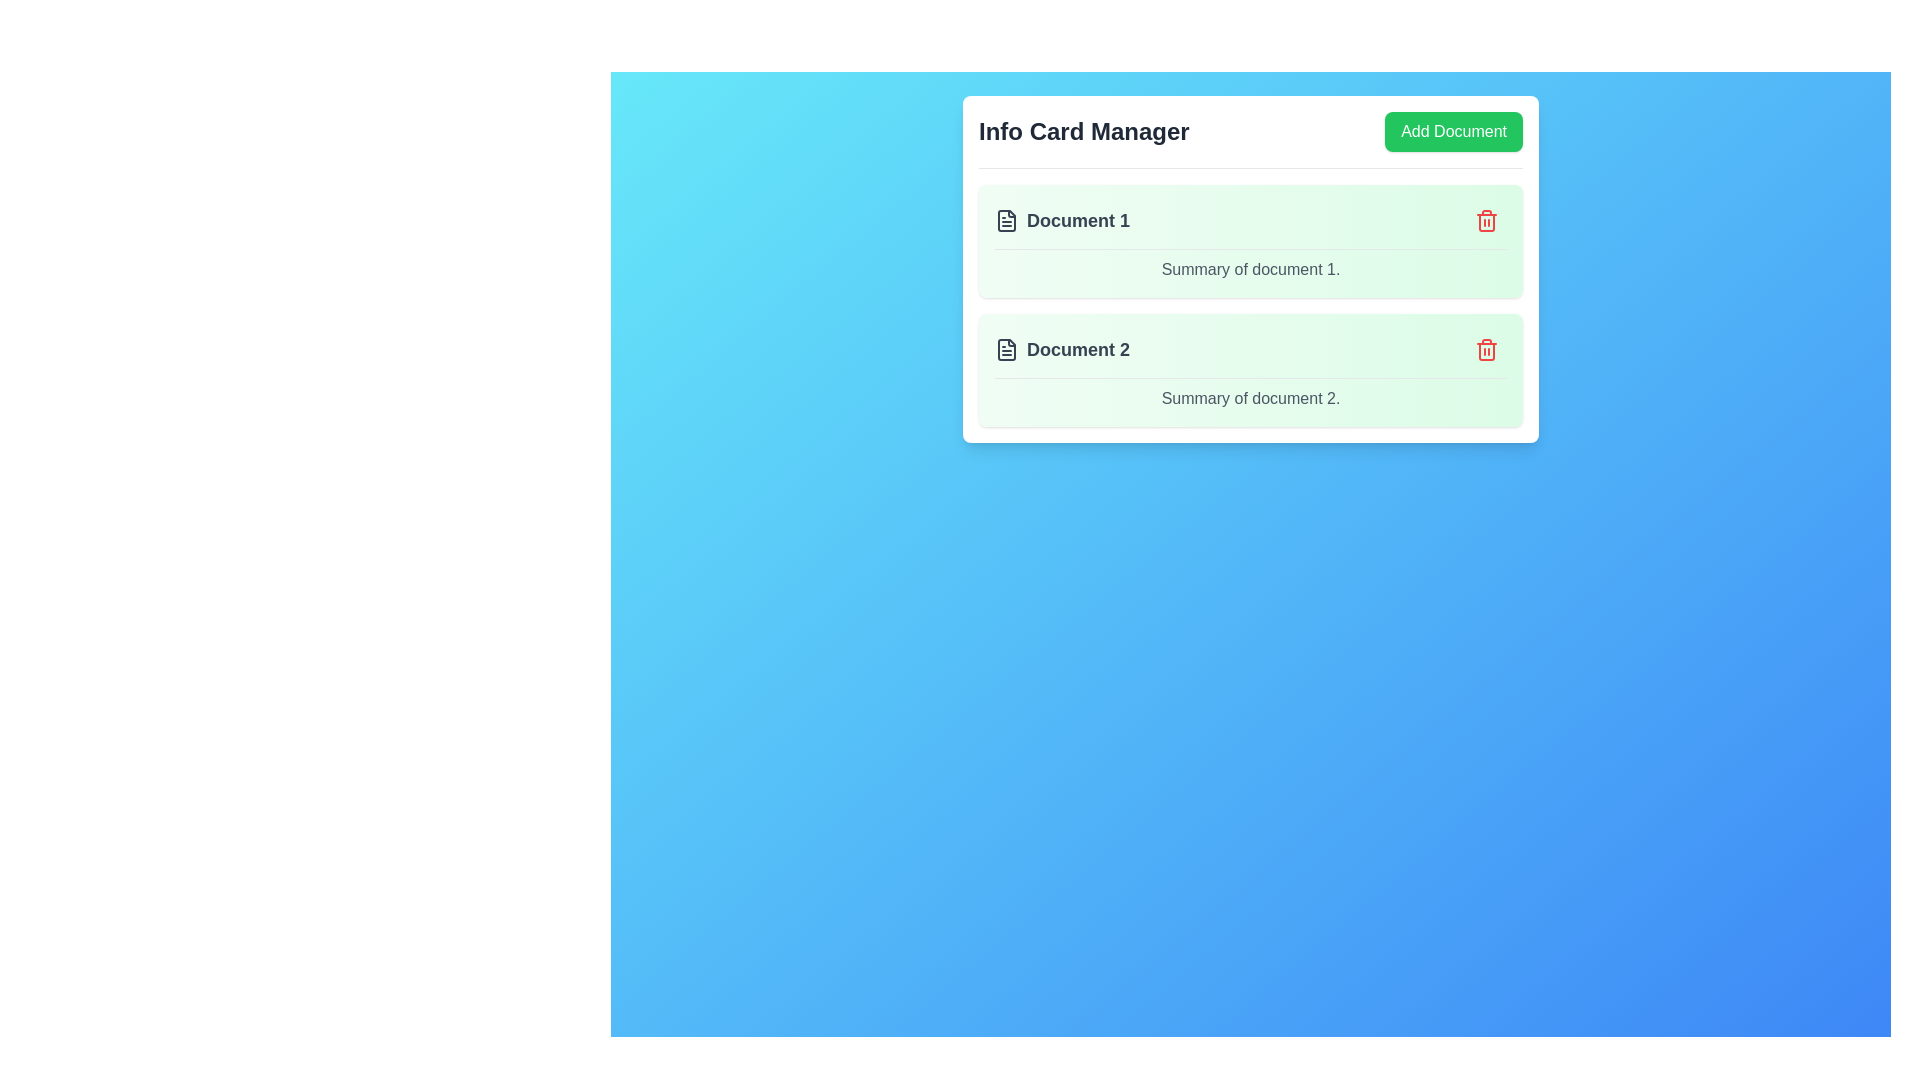 Image resolution: width=1920 pixels, height=1080 pixels. I want to click on the card titled 'Document 2' in the 'Info Card Manager' using the keyboard, so click(1250, 353).